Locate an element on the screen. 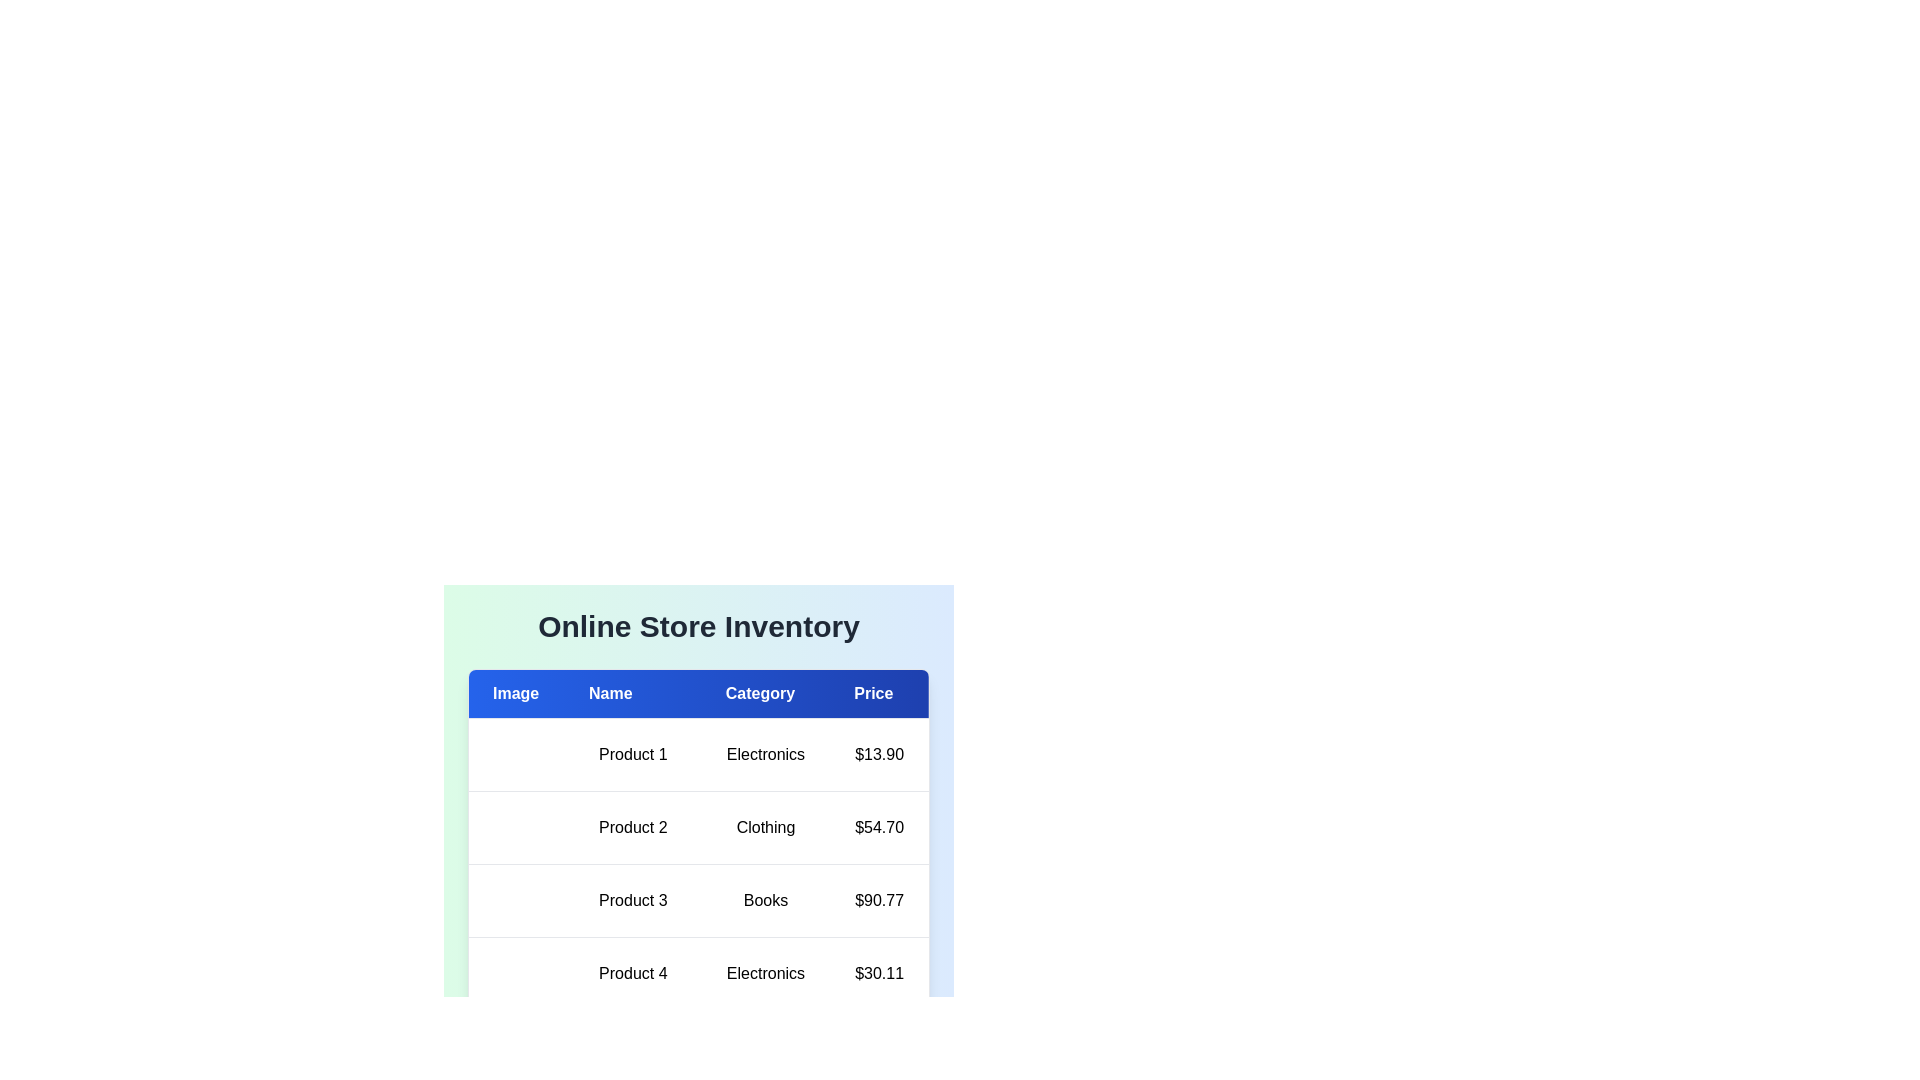 This screenshot has width=1920, height=1080. the image placeholder of product Product 1 is located at coordinates (493, 755).